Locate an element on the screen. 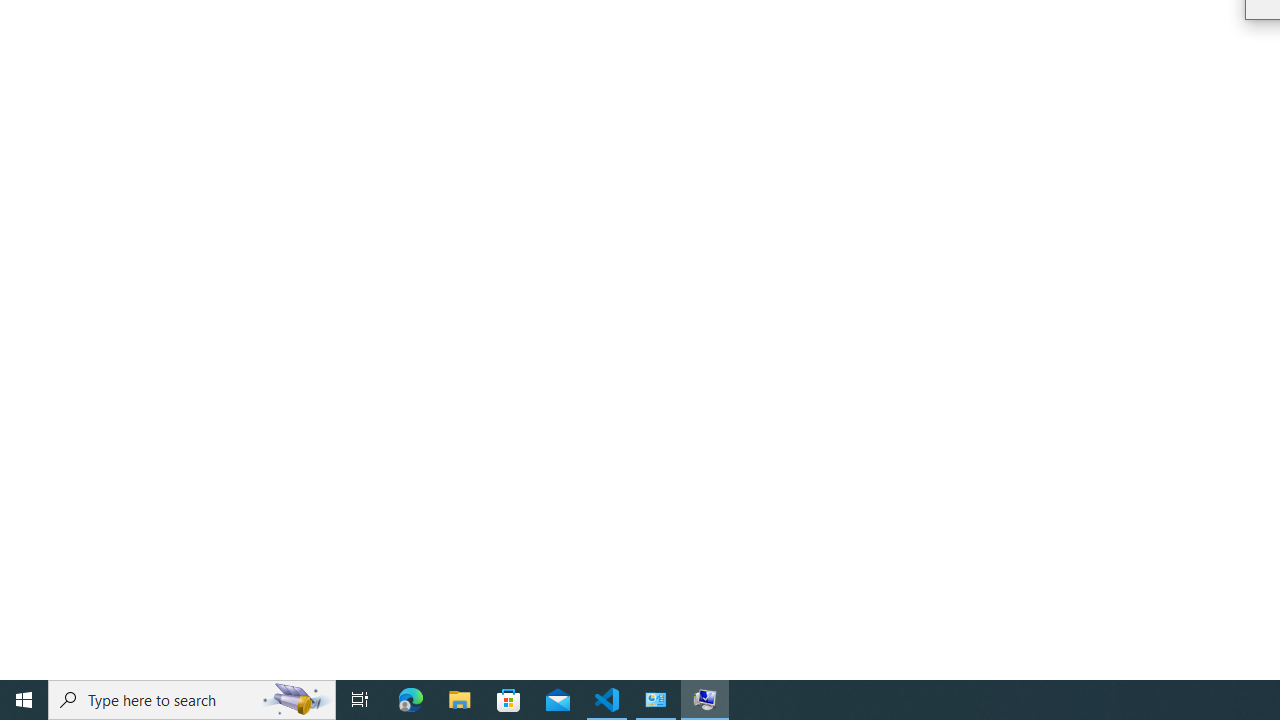 This screenshot has height=720, width=1280. 'Start' is located at coordinates (24, 698).